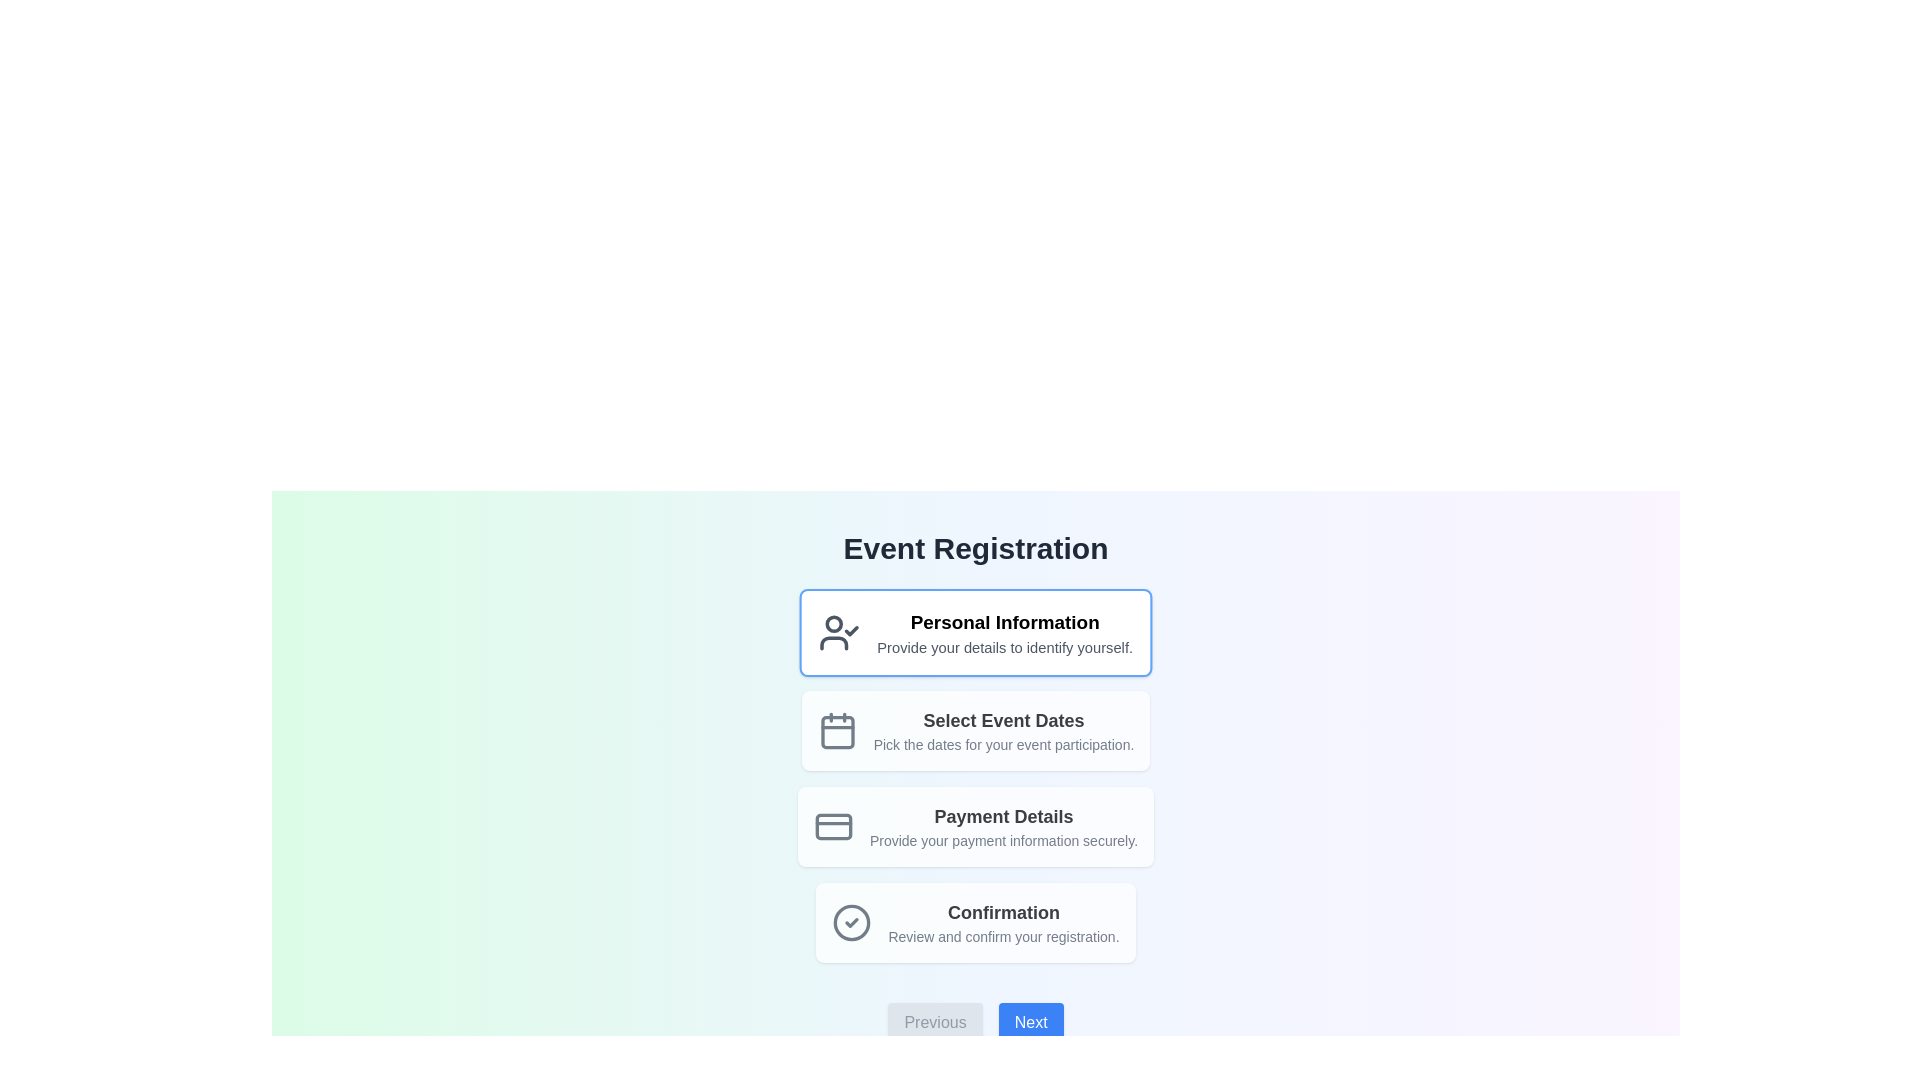 The width and height of the screenshot is (1920, 1080). Describe the element at coordinates (1005, 621) in the screenshot. I see `the prominent 'Personal Information' text label, which is displayed in bold and slightly enlarged font style, indicating its significance in the user input section` at that location.